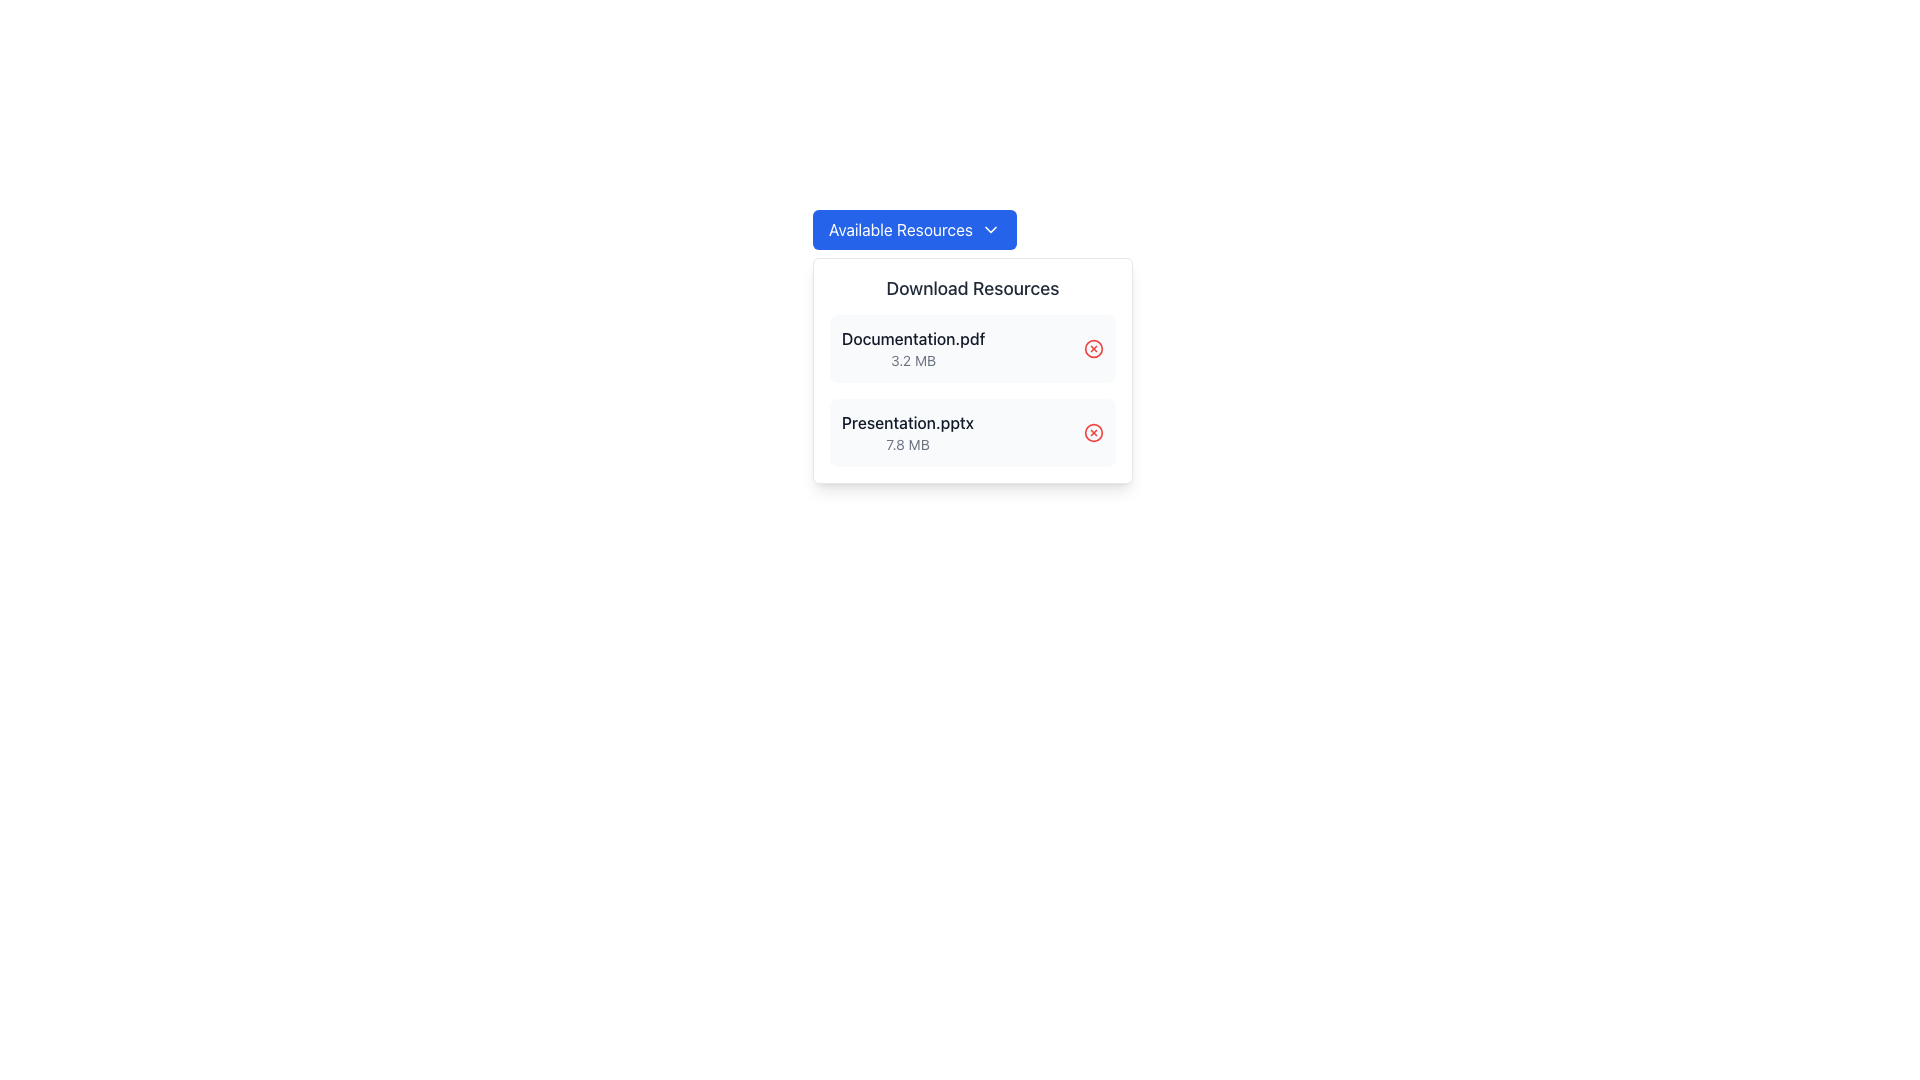  What do you see at coordinates (1093, 431) in the screenshot?
I see `the graphical icon (circle) representing the delete action for the 'Presentation.pptx' file, located at the far right of the second item under the 'Download Resources' header` at bounding box center [1093, 431].